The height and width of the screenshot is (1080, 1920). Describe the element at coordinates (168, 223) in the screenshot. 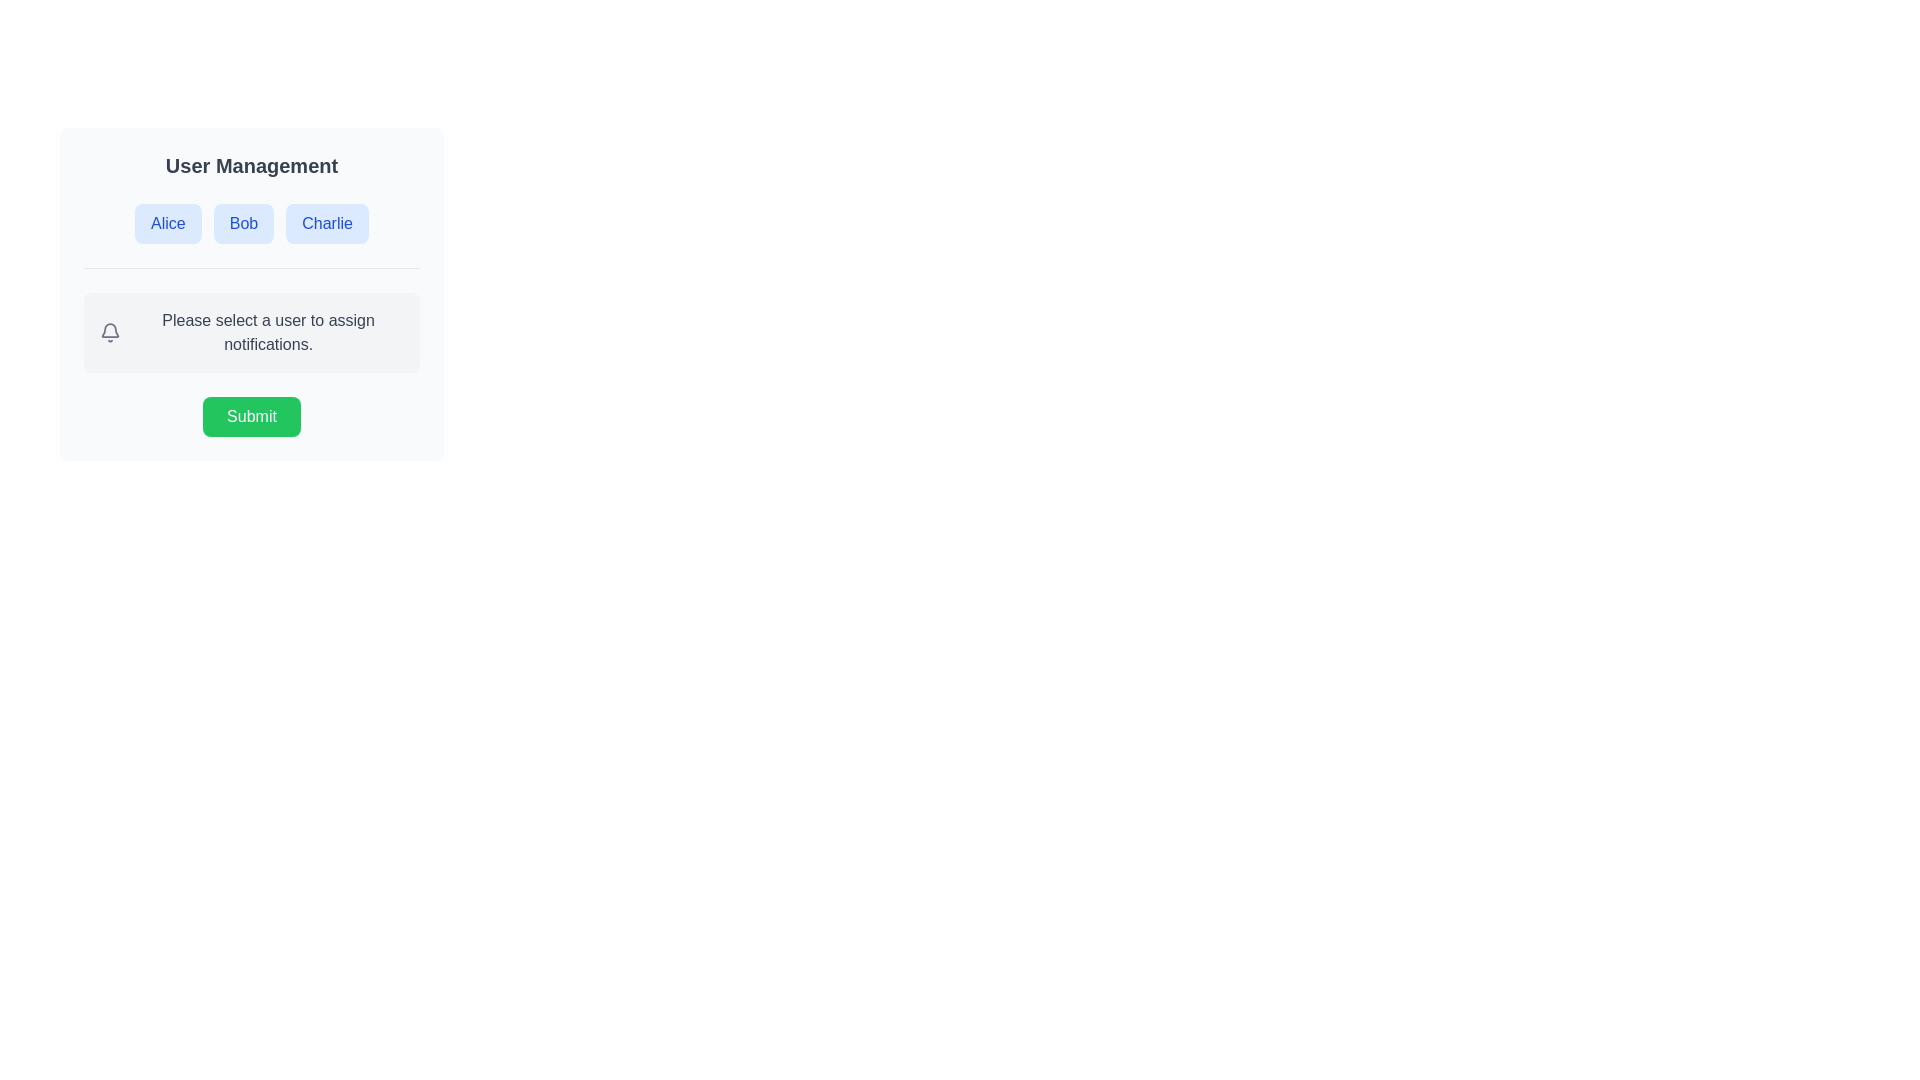

I see `the button labeled 'Alice' located under the 'User Management' heading to receive interaction feedback` at that location.